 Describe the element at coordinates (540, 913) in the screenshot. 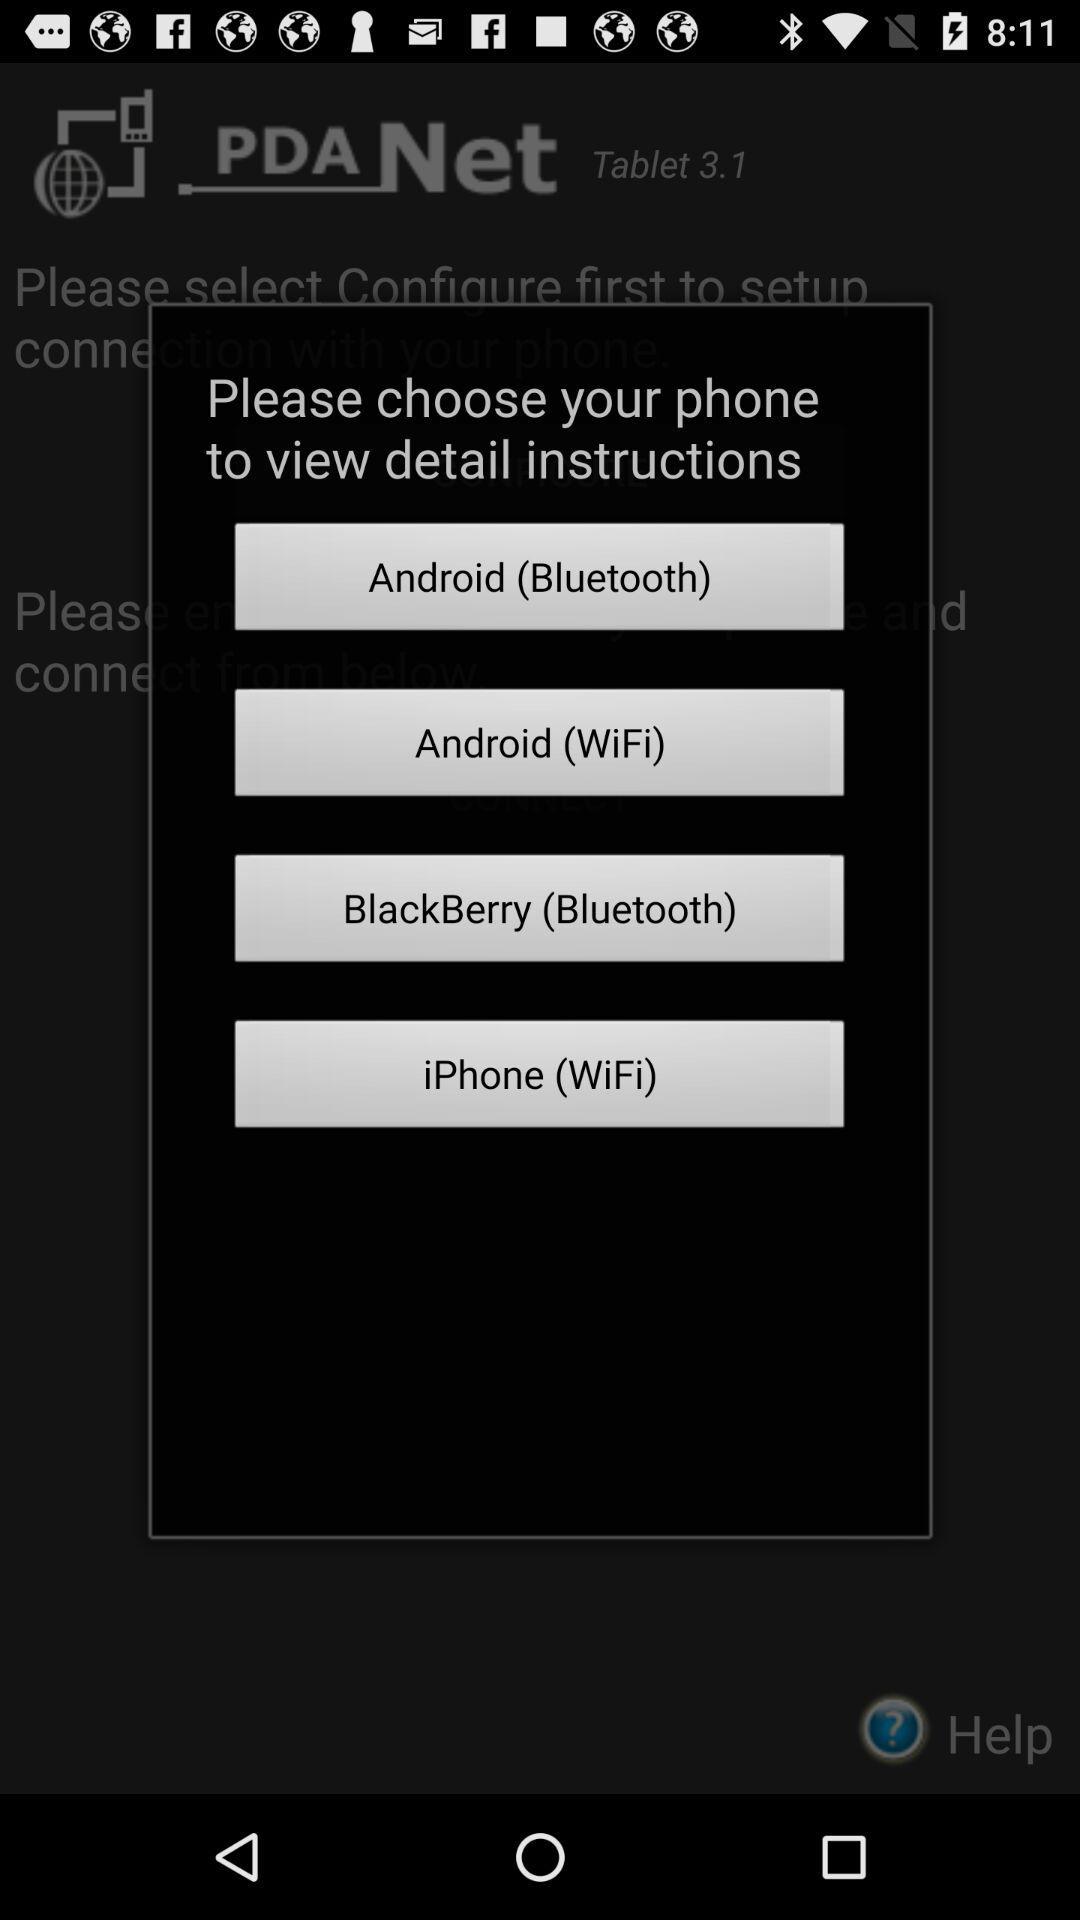

I see `the icon below the android (wifi)` at that location.